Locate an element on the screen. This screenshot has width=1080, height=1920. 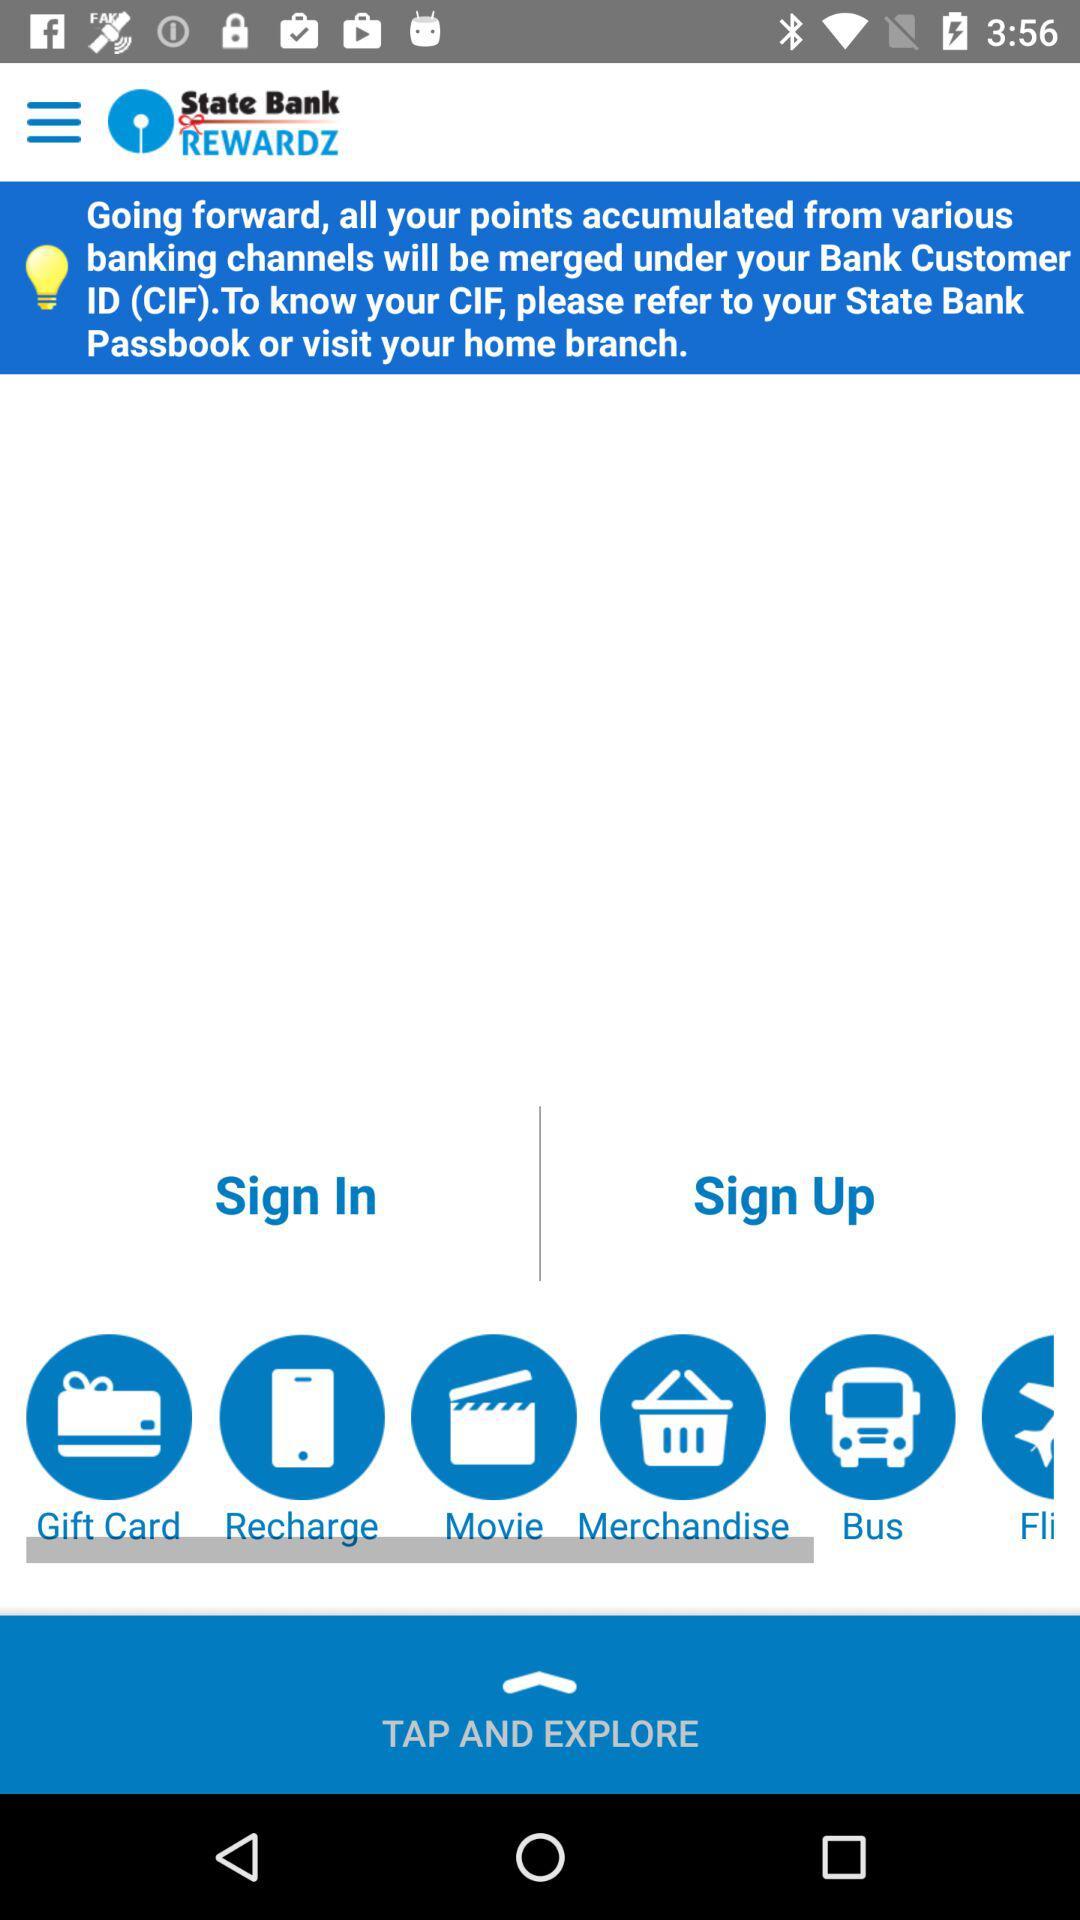
the item below the going forward all app is located at coordinates (783, 1193).